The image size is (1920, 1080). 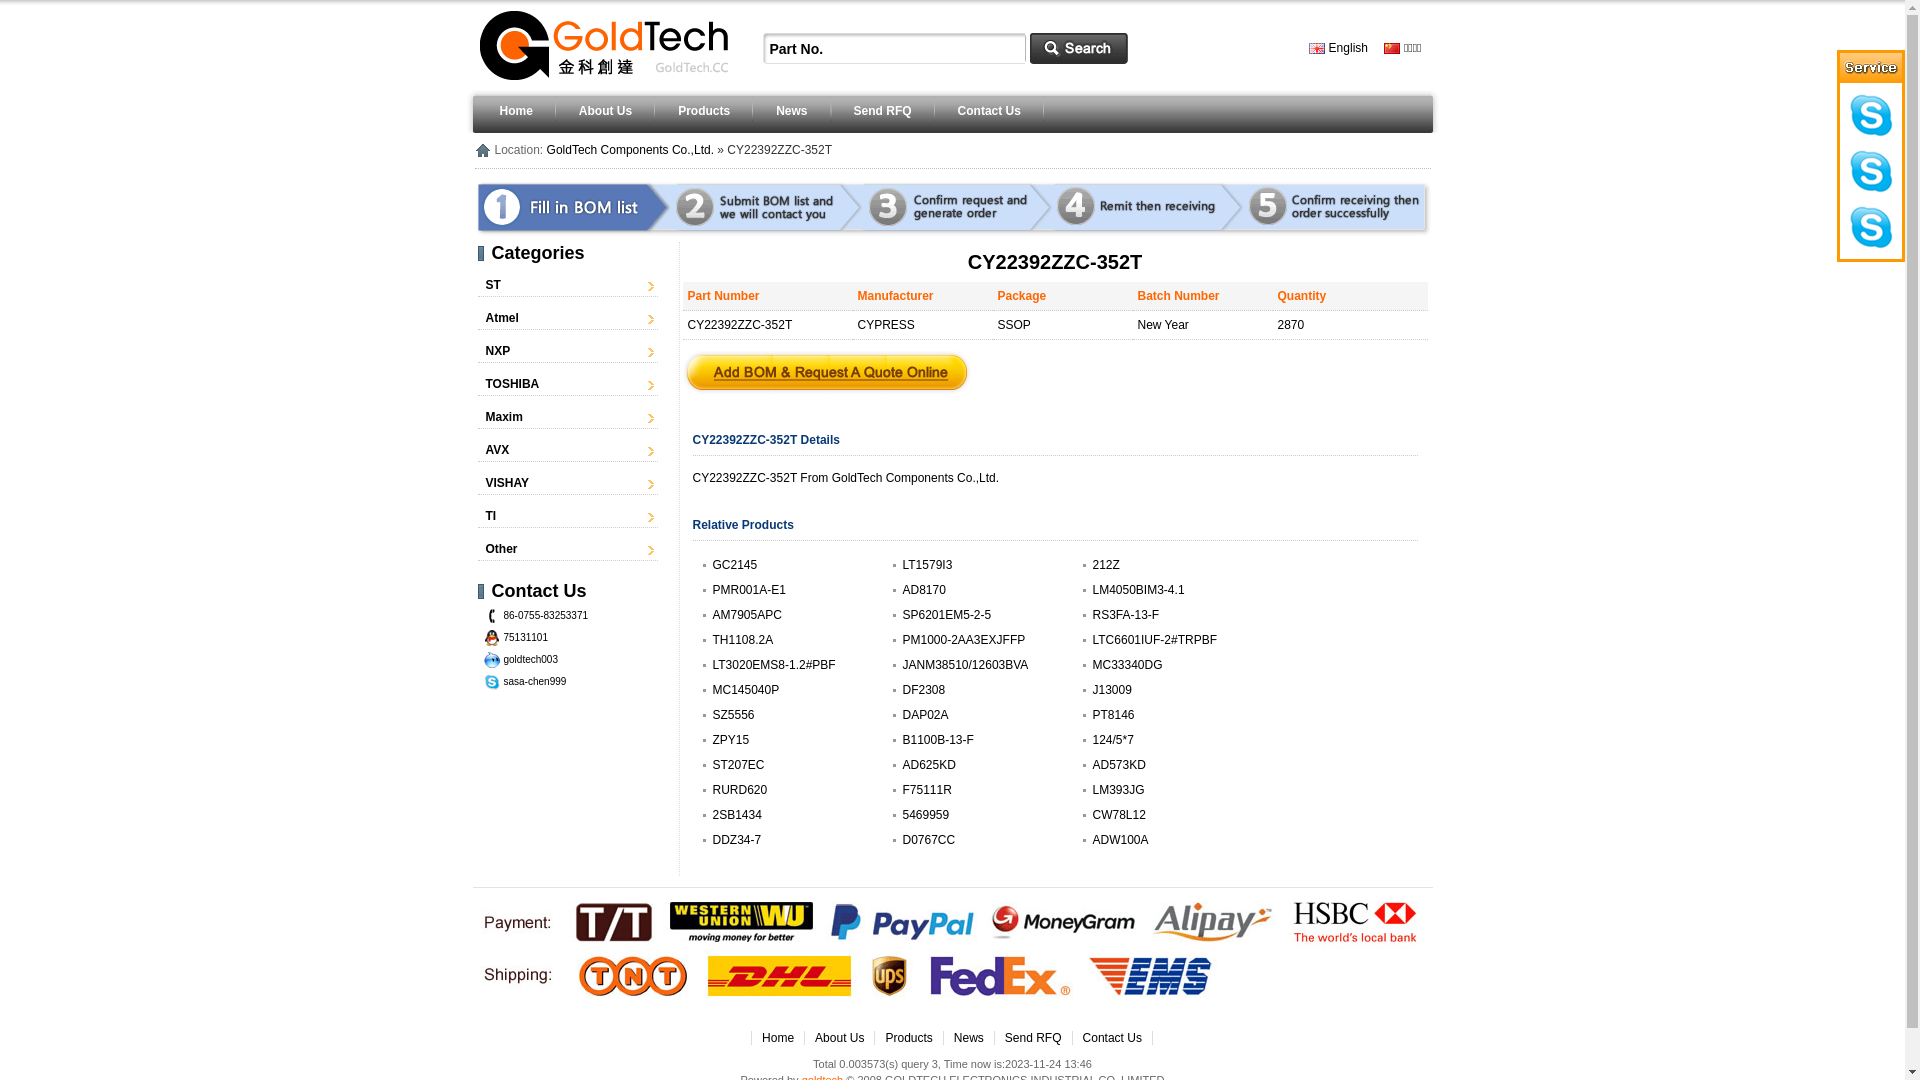 I want to click on 'DDZ34-7', so click(x=735, y=840).